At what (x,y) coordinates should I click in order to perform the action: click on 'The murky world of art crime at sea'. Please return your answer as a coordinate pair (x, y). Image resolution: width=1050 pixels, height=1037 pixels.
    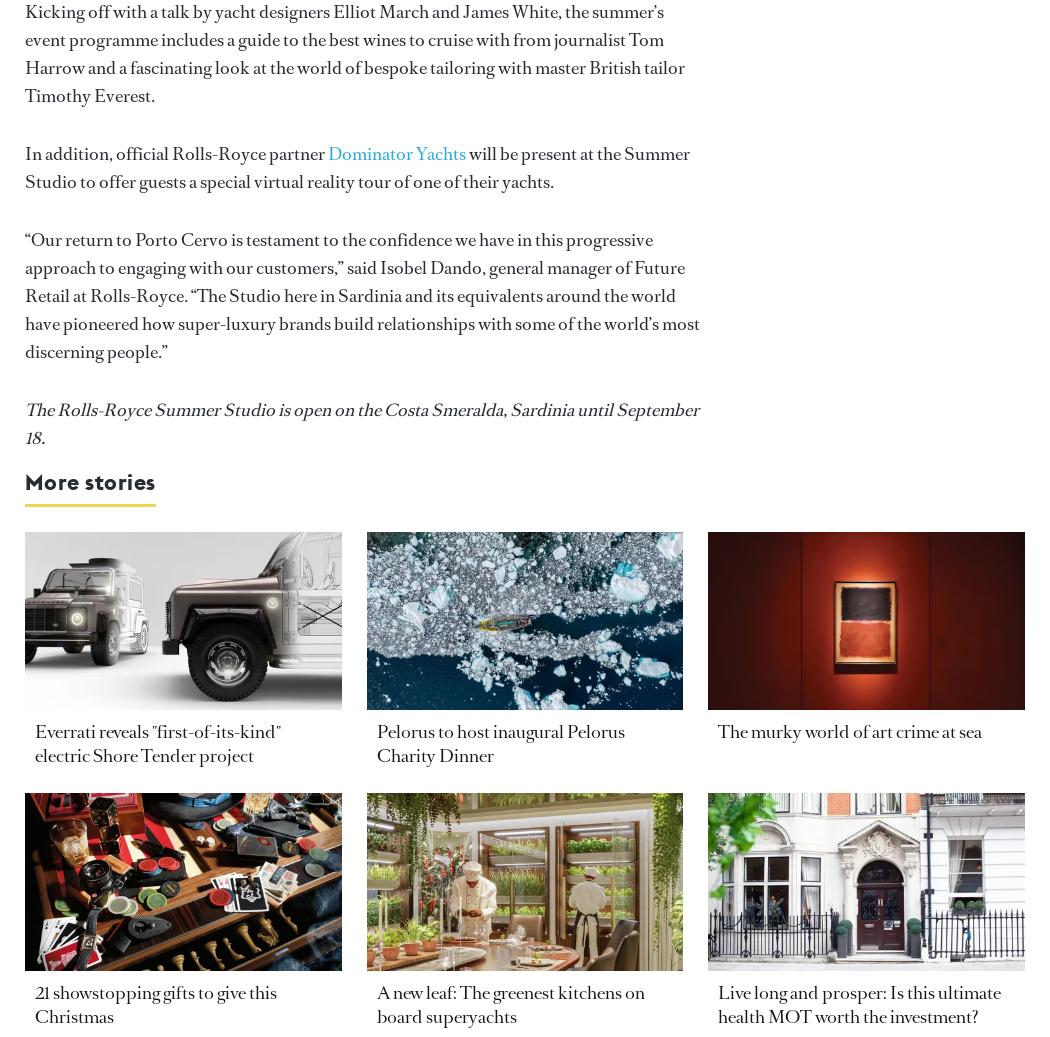
    Looking at the image, I should click on (716, 732).